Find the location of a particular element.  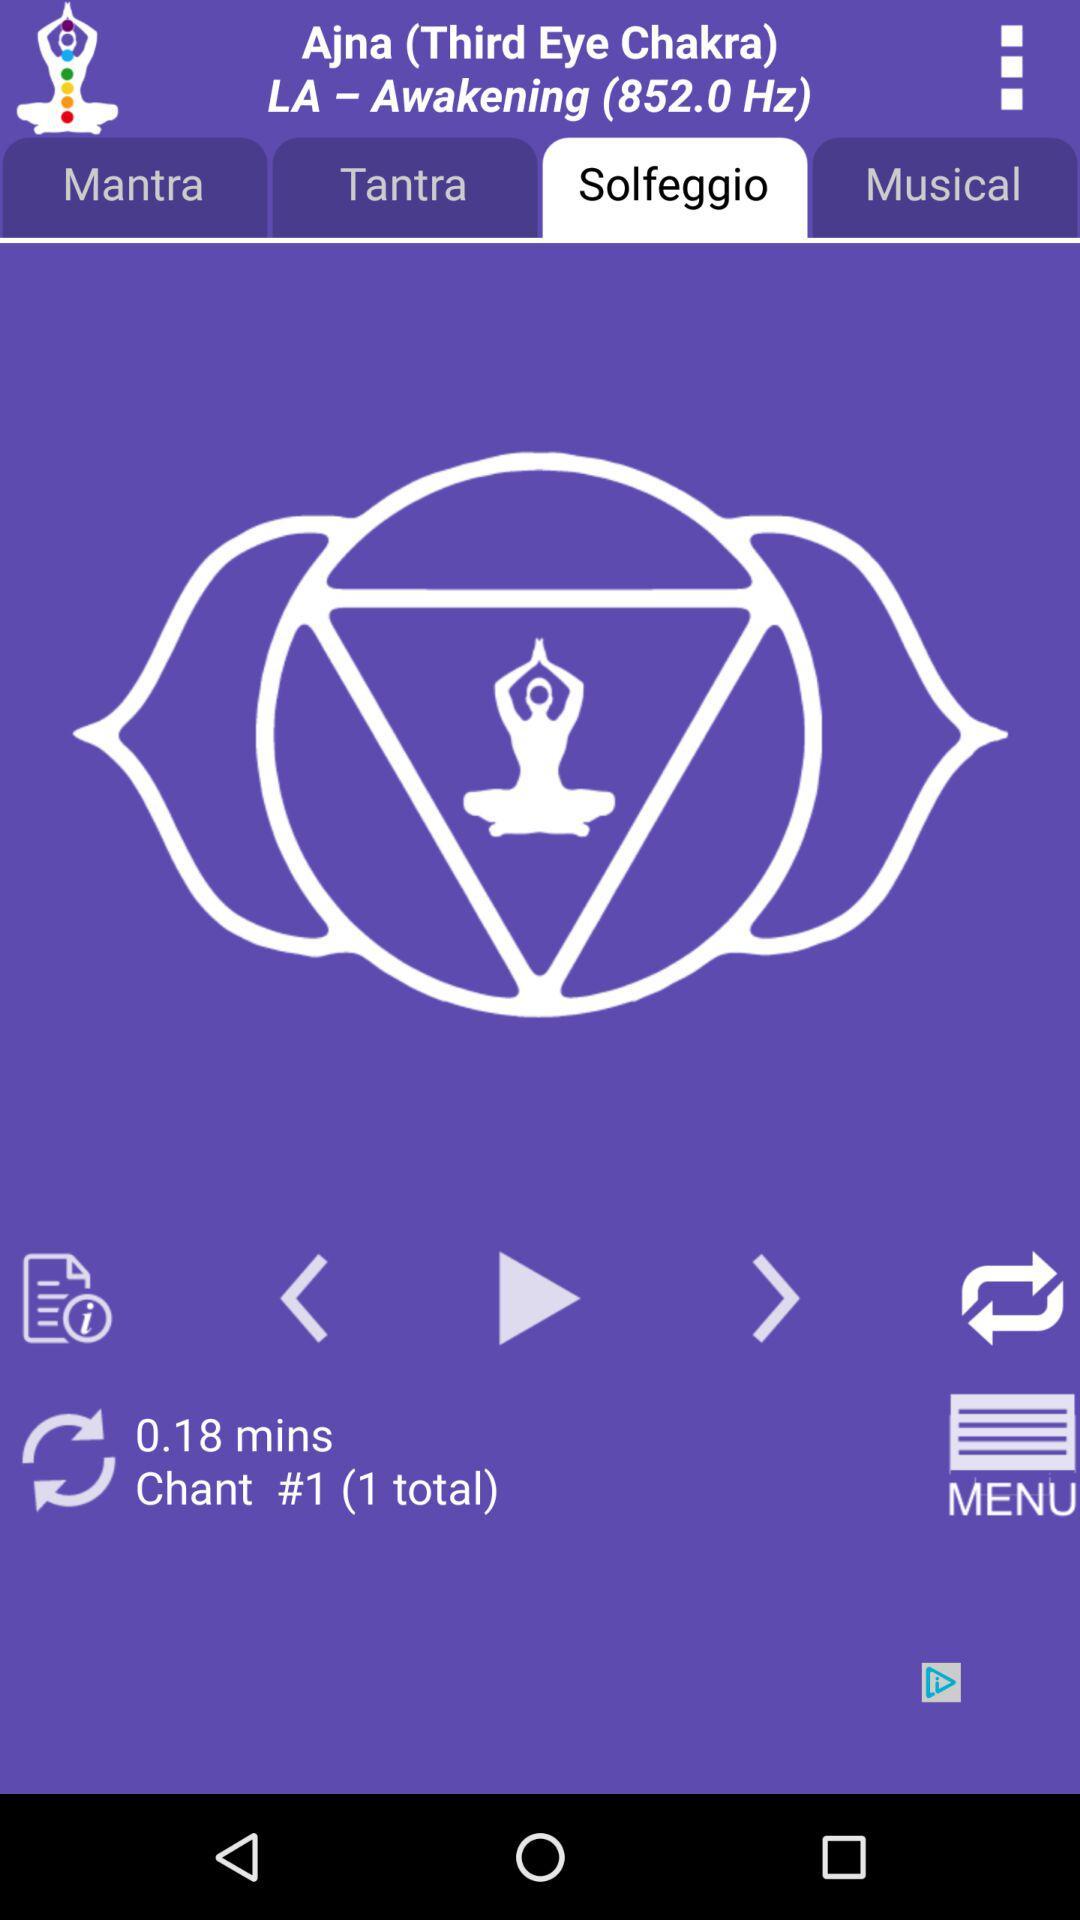

paly is located at coordinates (540, 1298).